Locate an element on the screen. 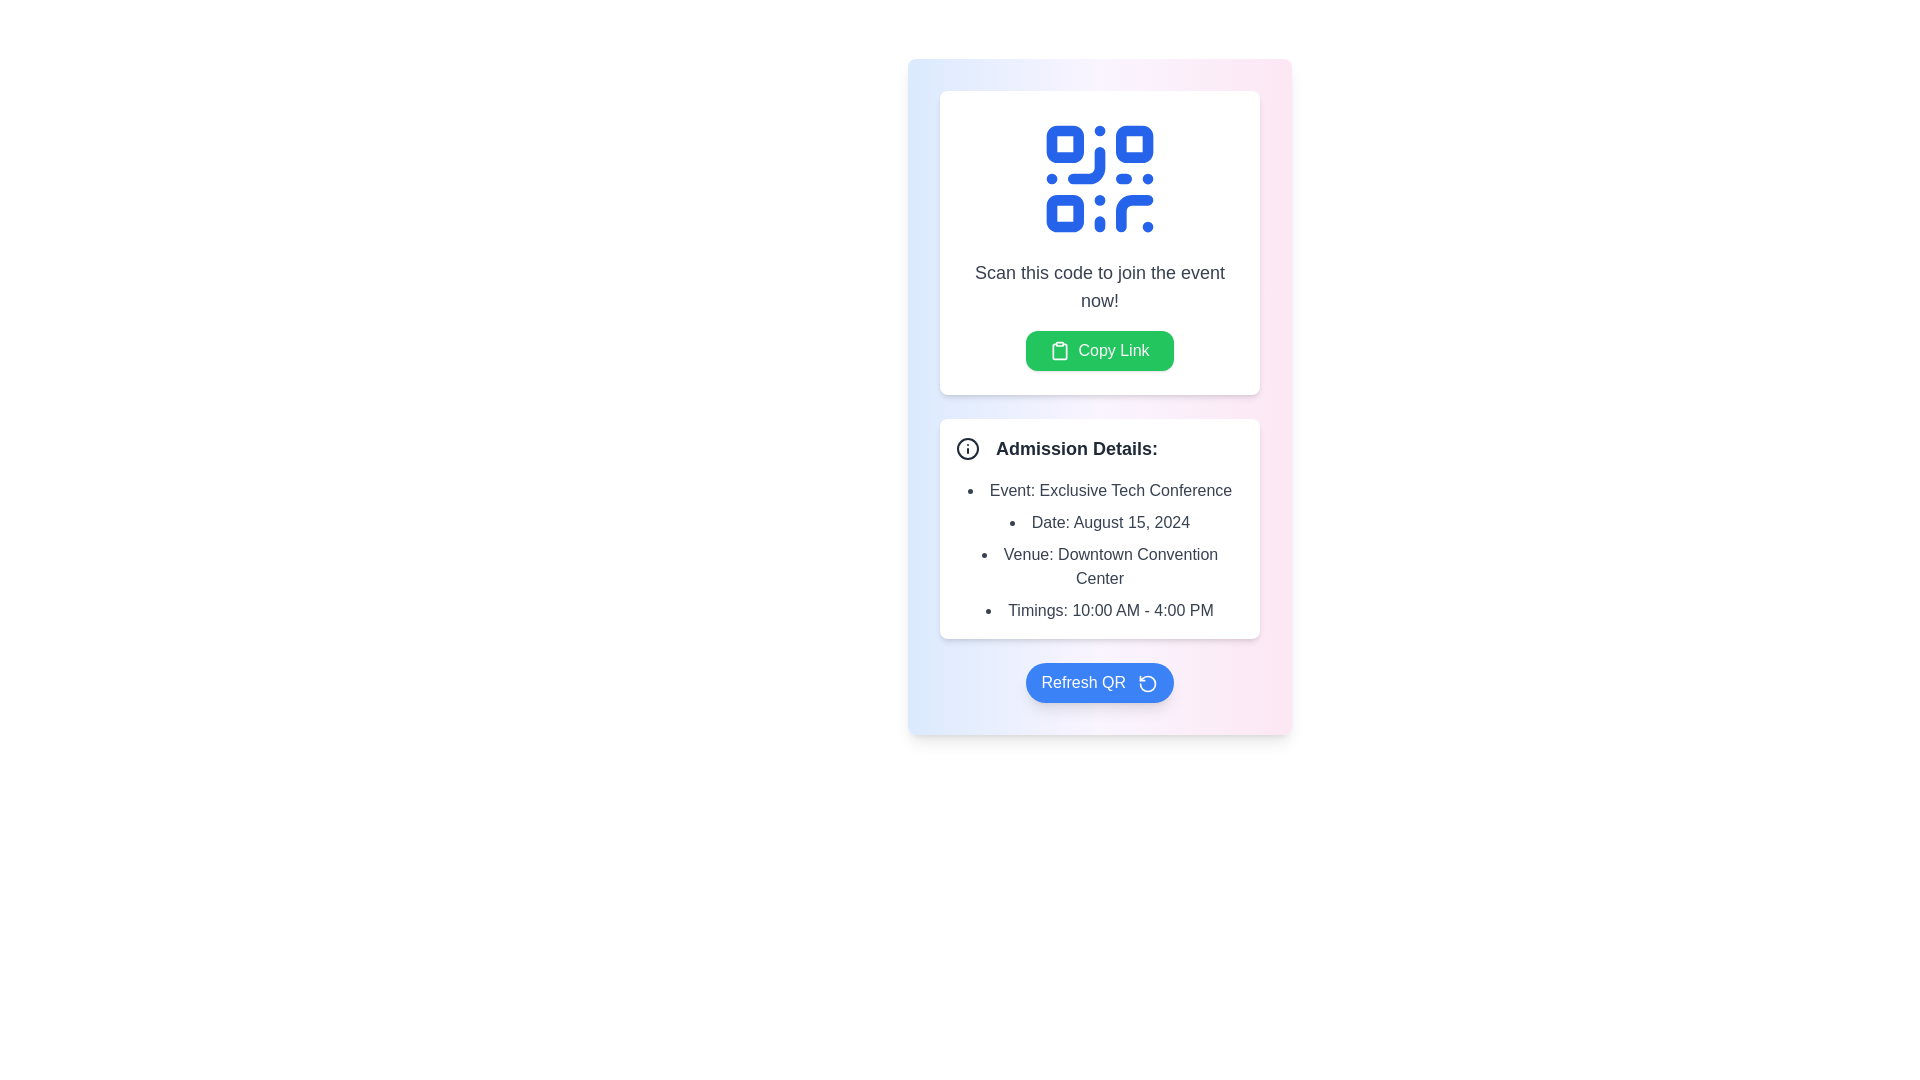 The image size is (1920, 1080). the text element displaying 'Date: August 15, 2024', which is the second item in the bulleted list under 'Admission Details' is located at coordinates (1098, 522).